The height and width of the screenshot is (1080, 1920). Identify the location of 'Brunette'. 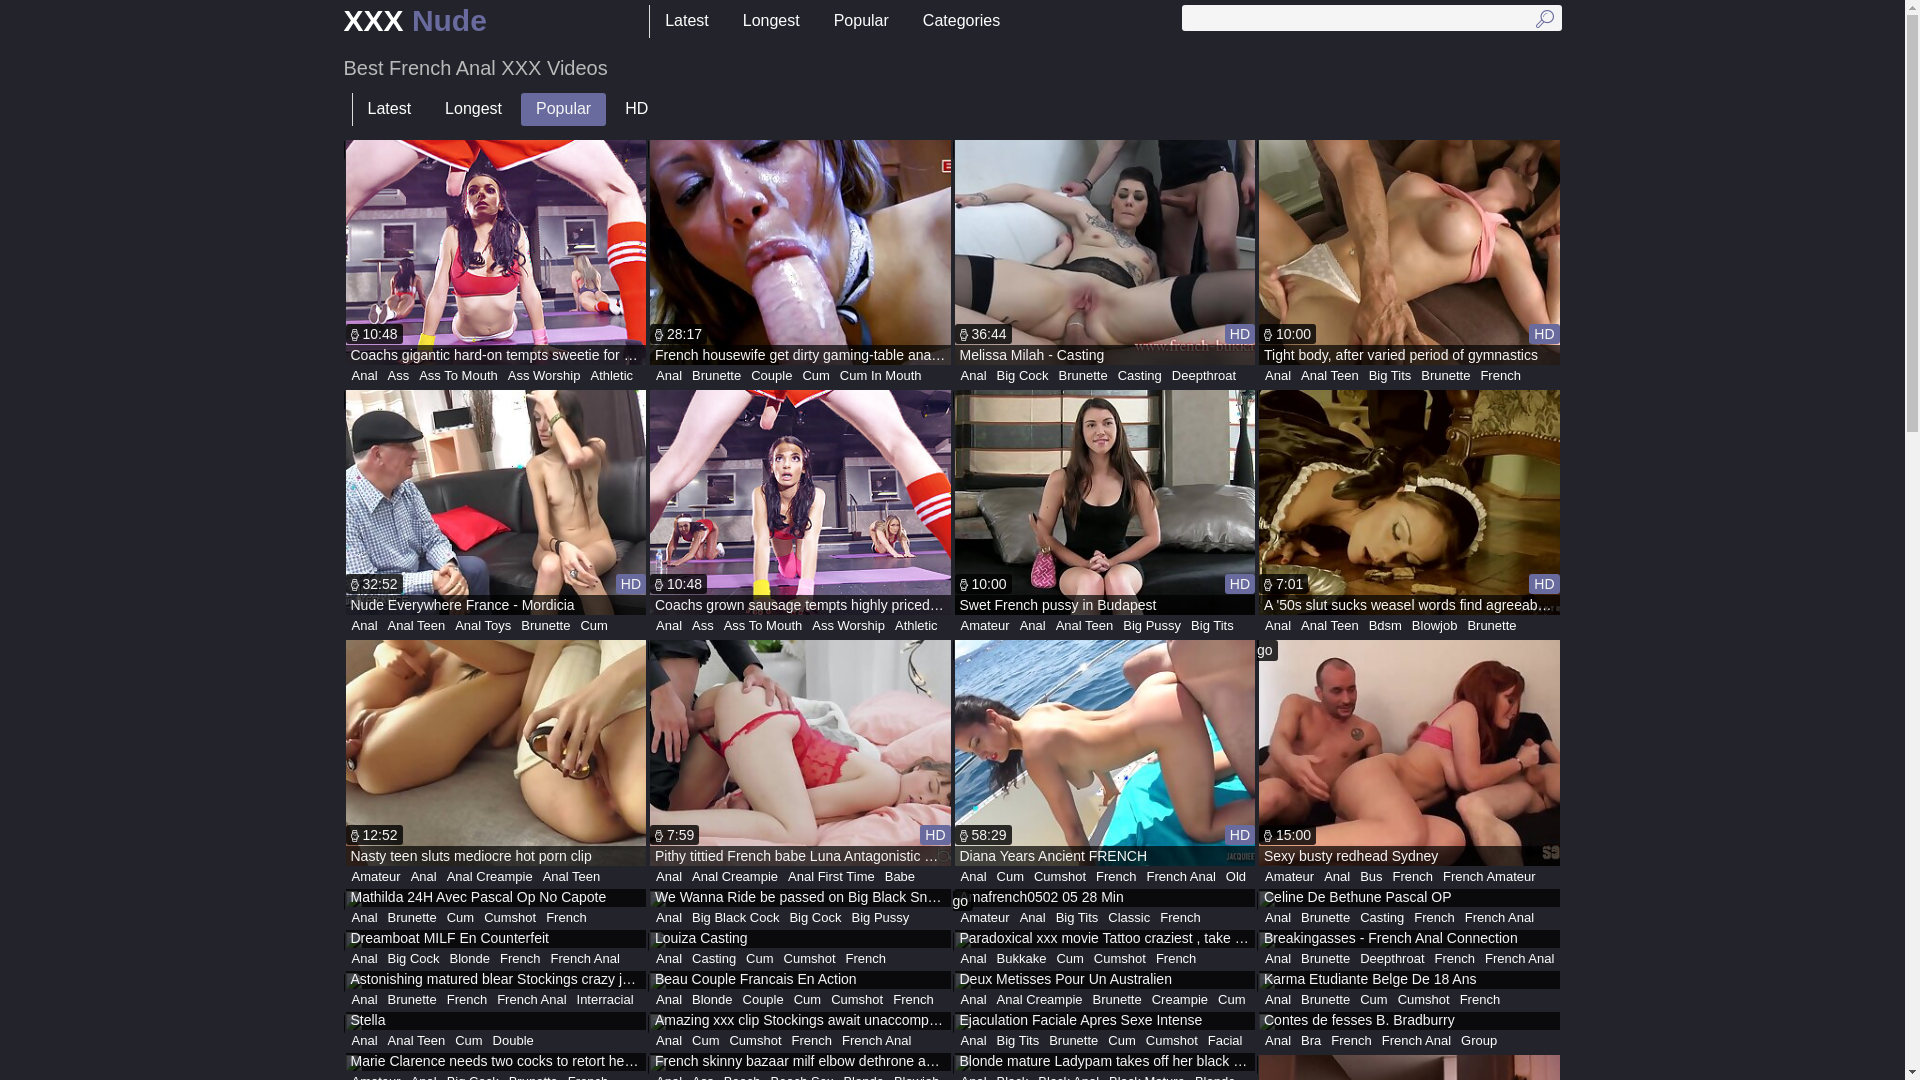
(716, 375).